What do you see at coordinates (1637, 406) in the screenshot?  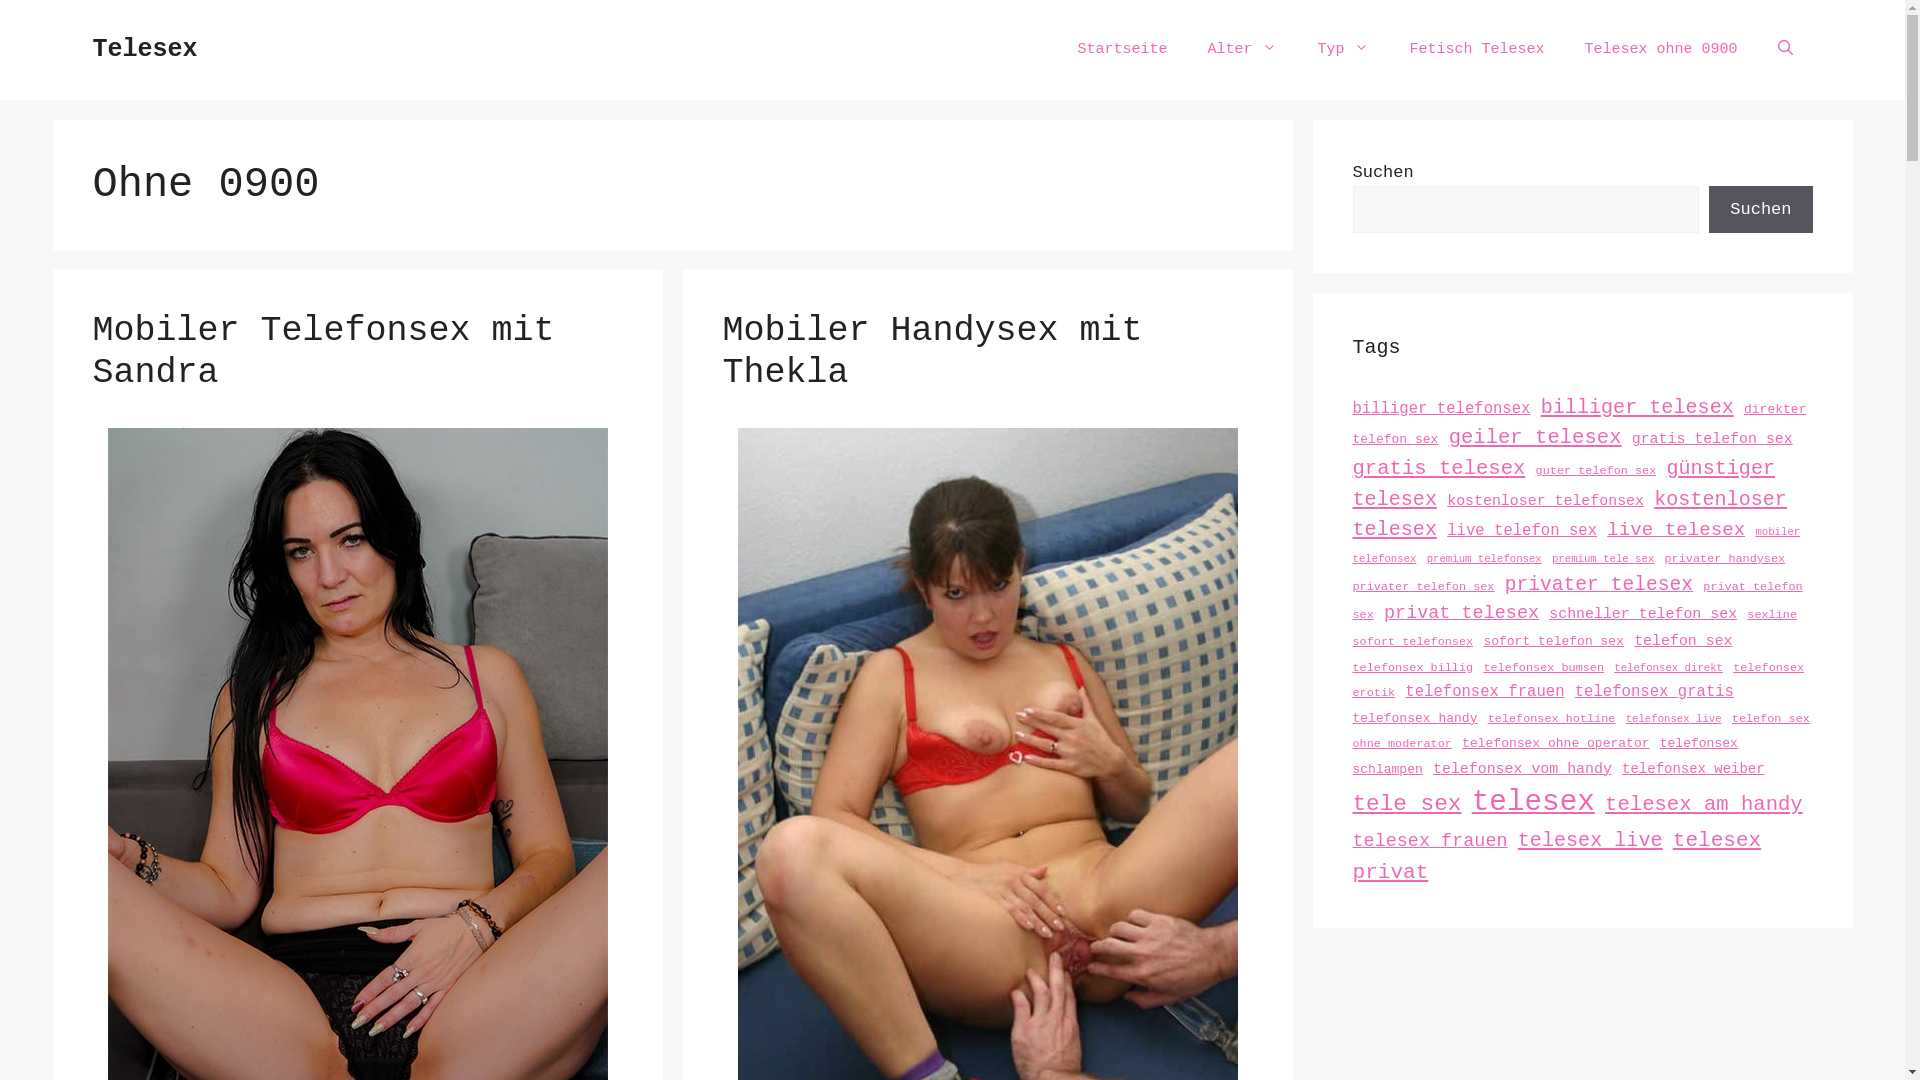 I see `'billiger telesex'` at bounding box center [1637, 406].